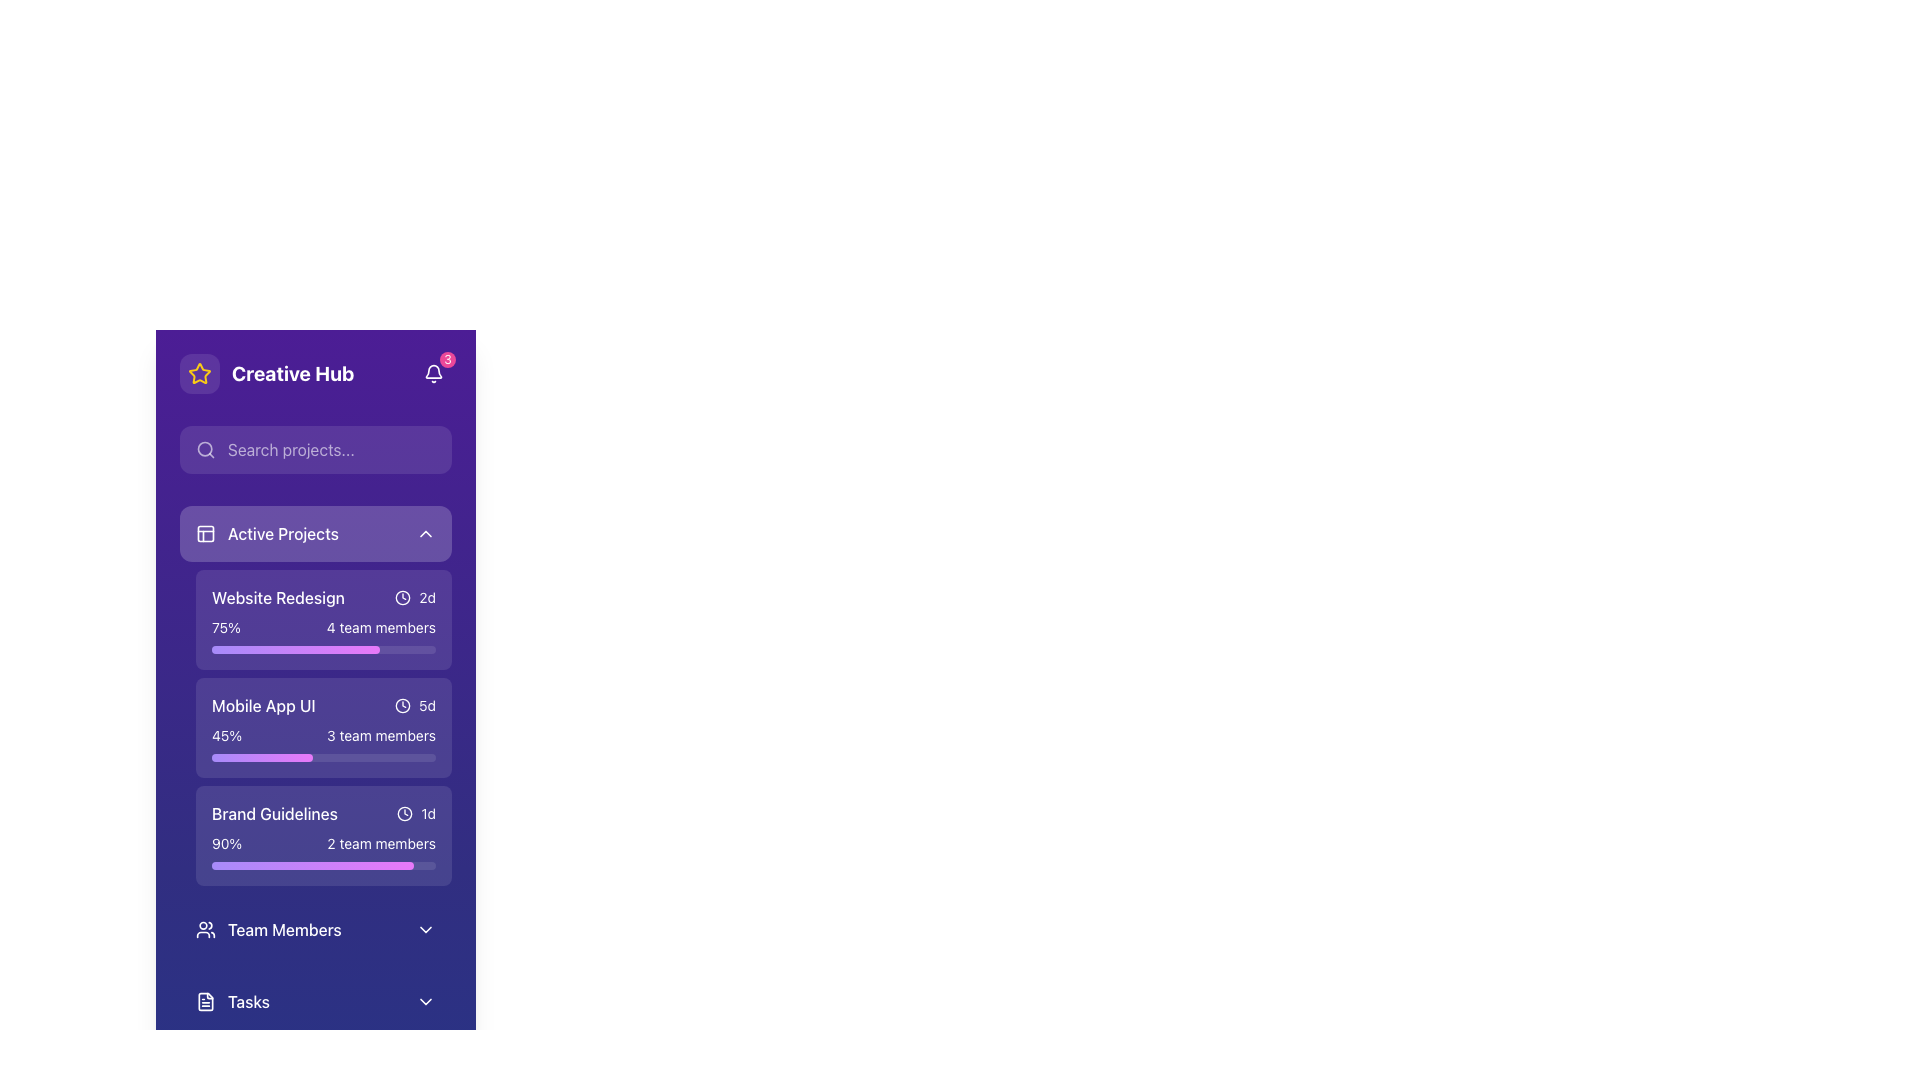 This screenshot has width=1920, height=1080. I want to click on the notification icon represented by a bell shape with a pink badge containing the number '3', so click(432, 374).